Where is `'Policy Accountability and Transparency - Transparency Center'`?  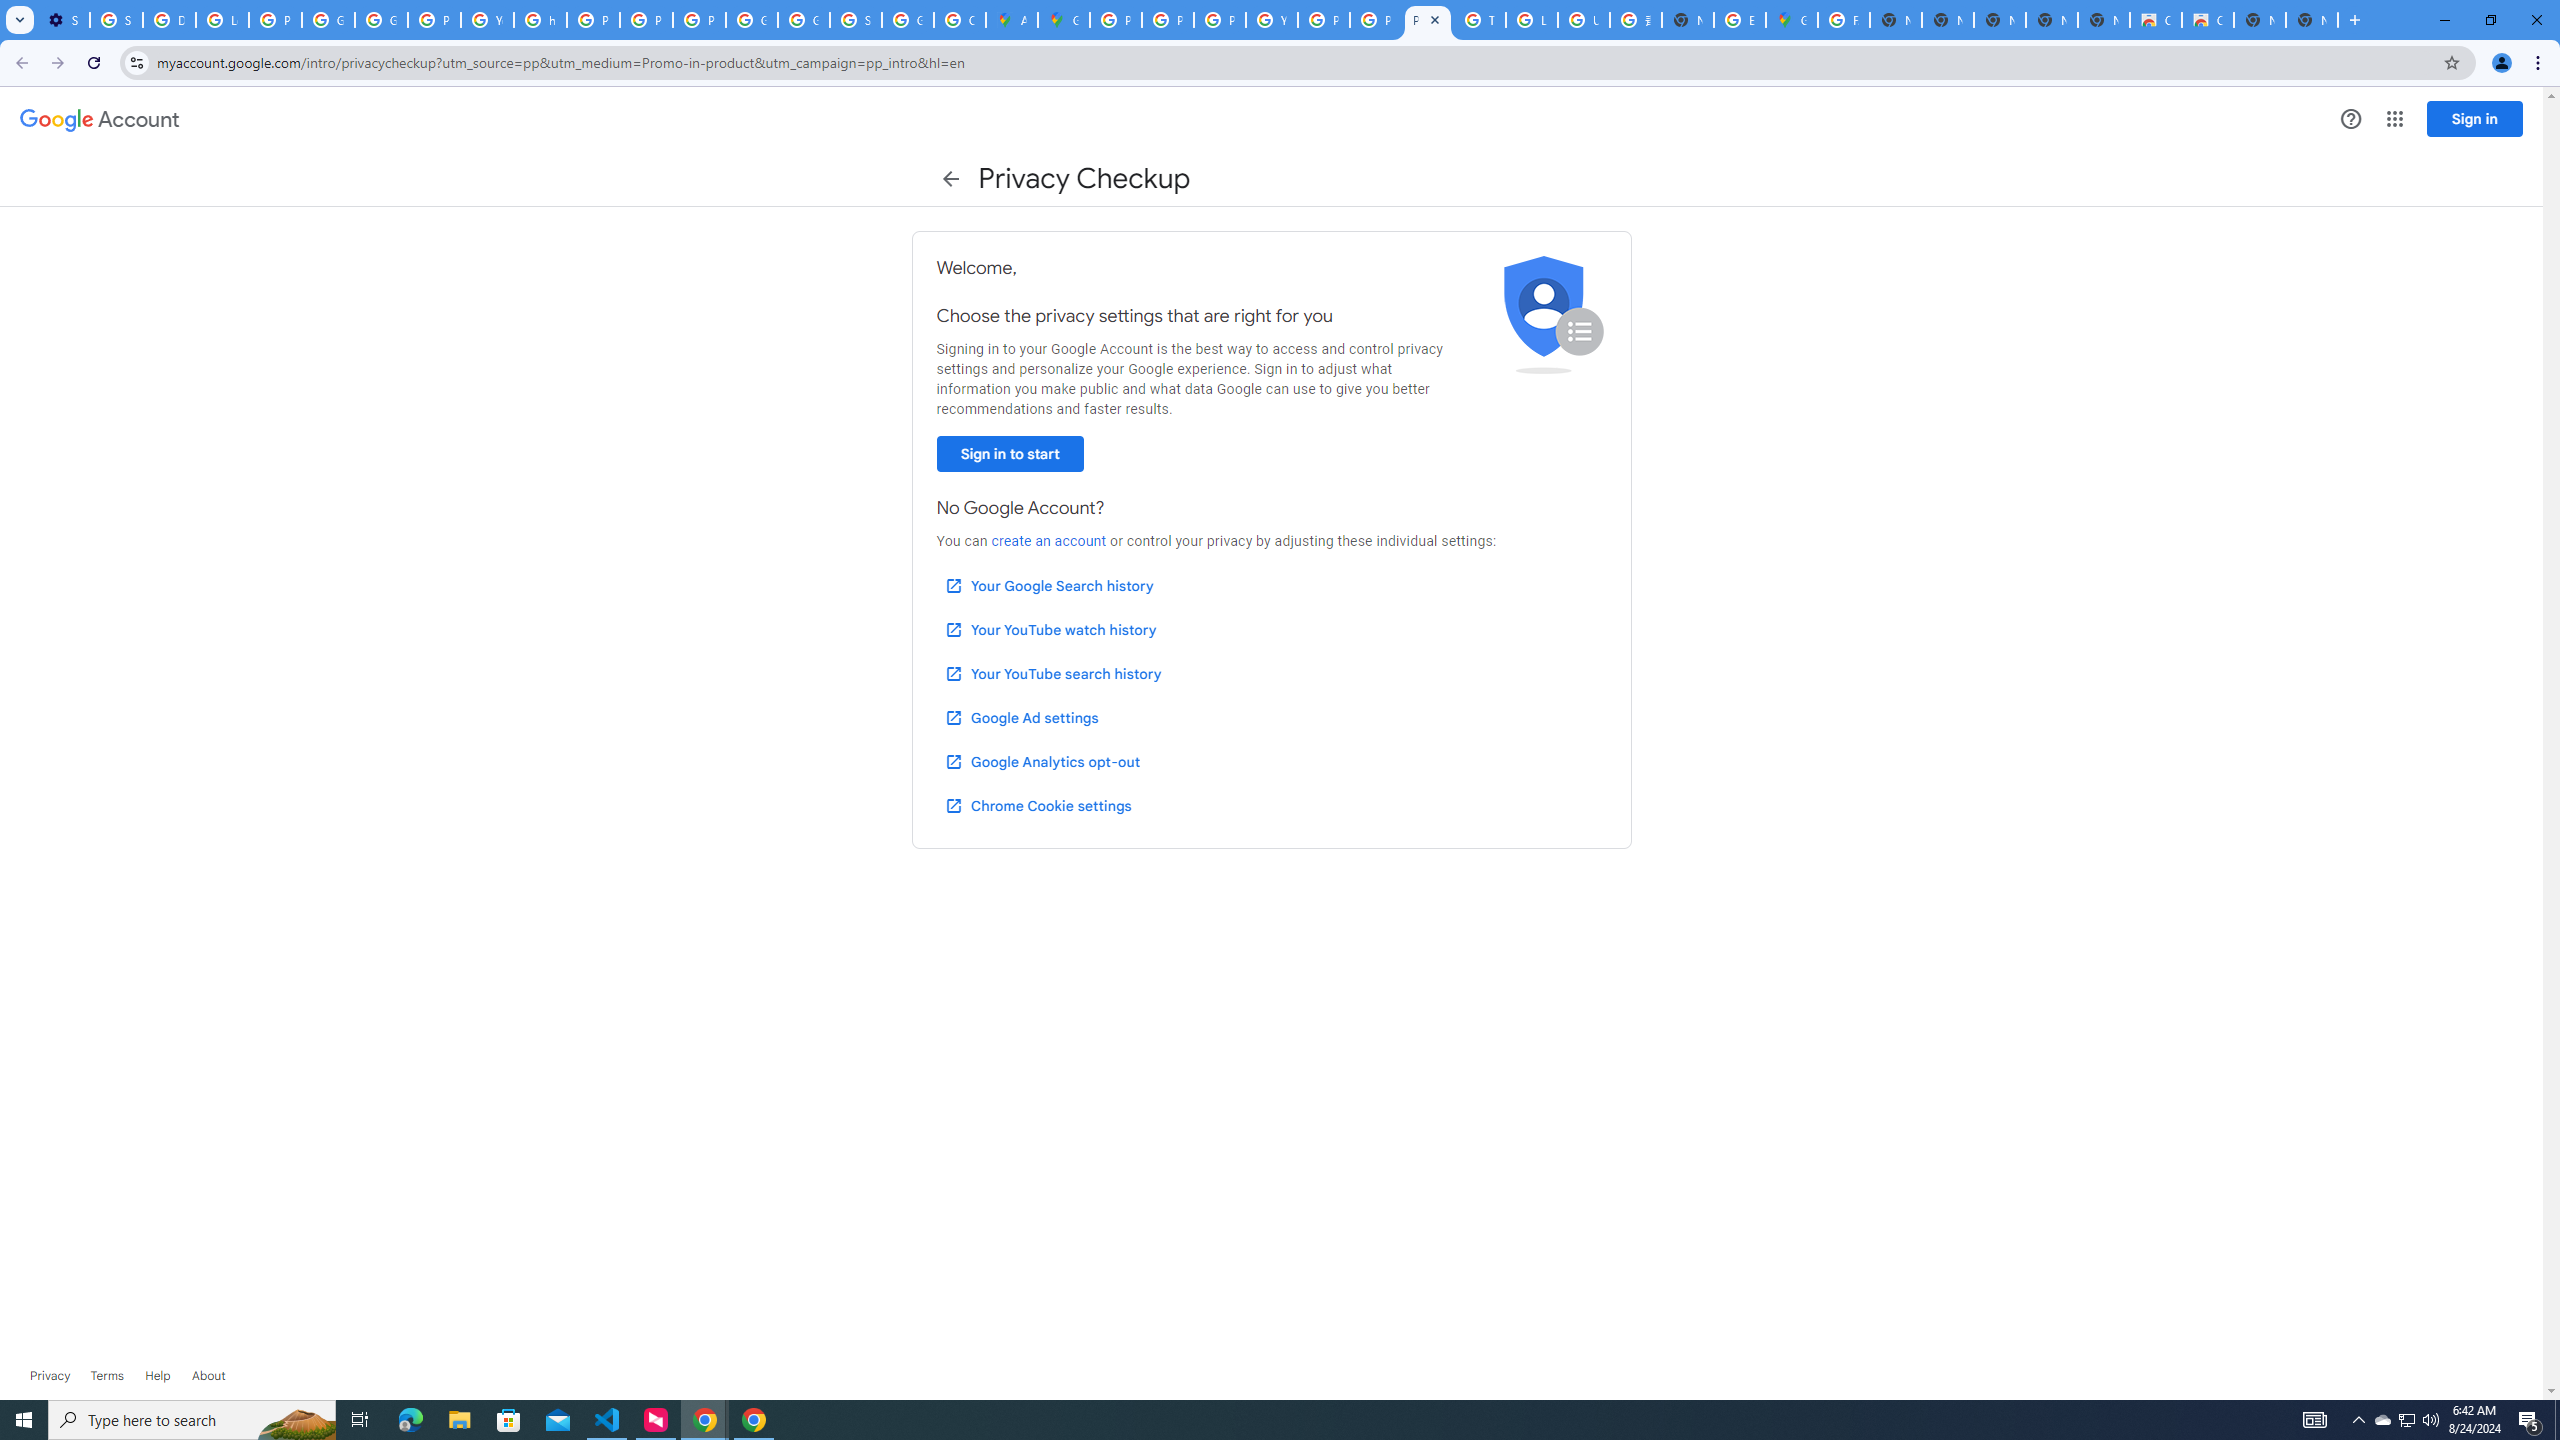 'Policy Accountability and Transparency - Transparency Center' is located at coordinates (1116, 19).